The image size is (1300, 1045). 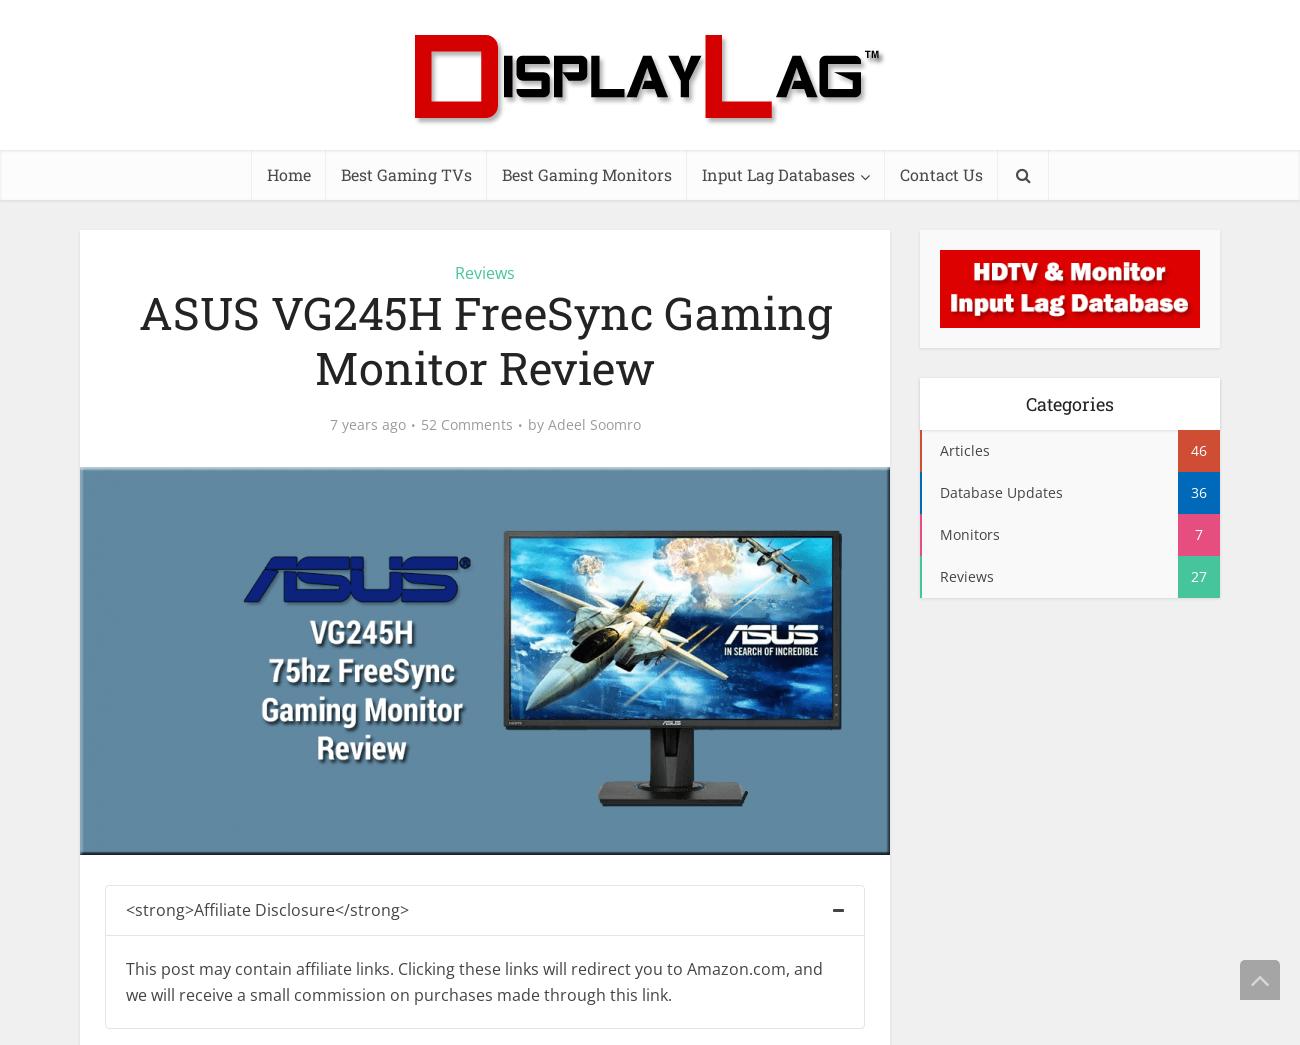 I want to click on 'This post may contain affiliate links. Clicking these links will redirect you to Amazon.com, and we will receive a small commission on purchases made through this link.', so click(x=473, y=980).